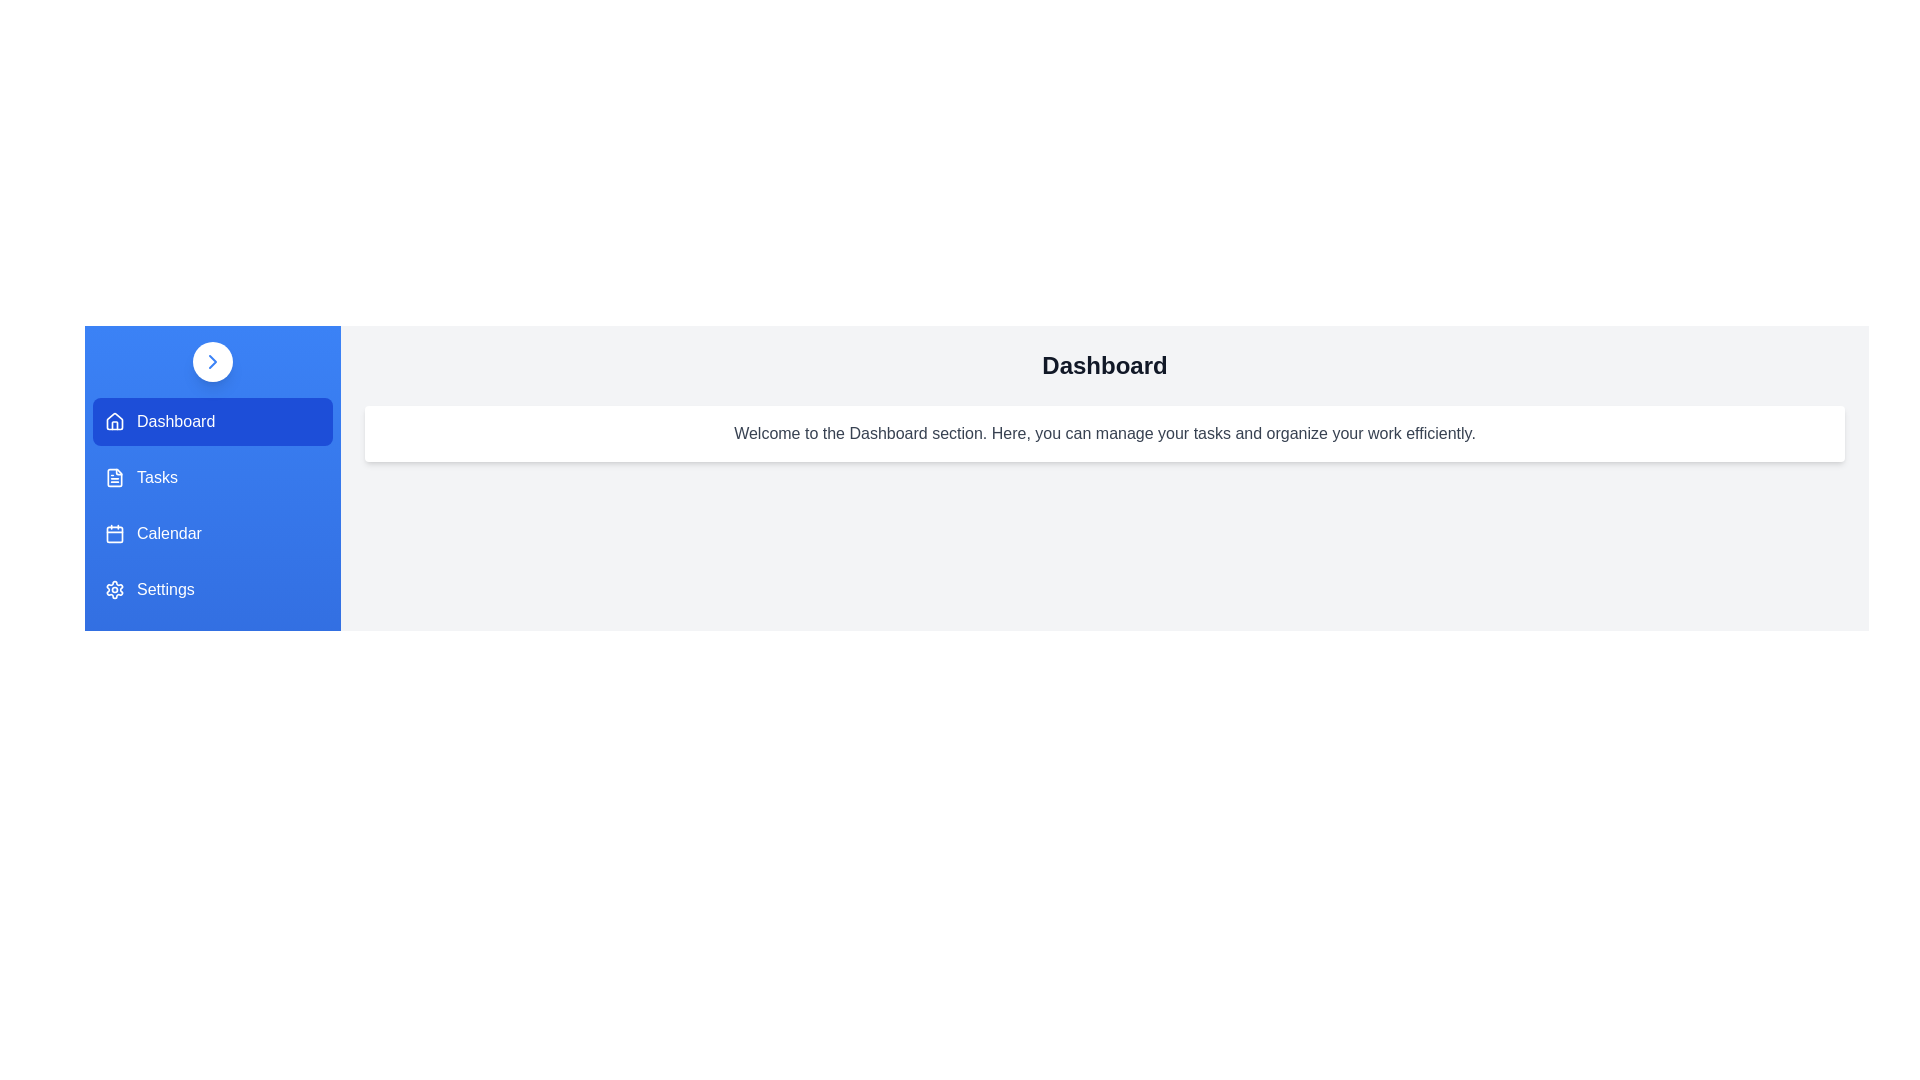  What do you see at coordinates (212, 420) in the screenshot?
I see `the menu item Dashboard to view its content` at bounding box center [212, 420].